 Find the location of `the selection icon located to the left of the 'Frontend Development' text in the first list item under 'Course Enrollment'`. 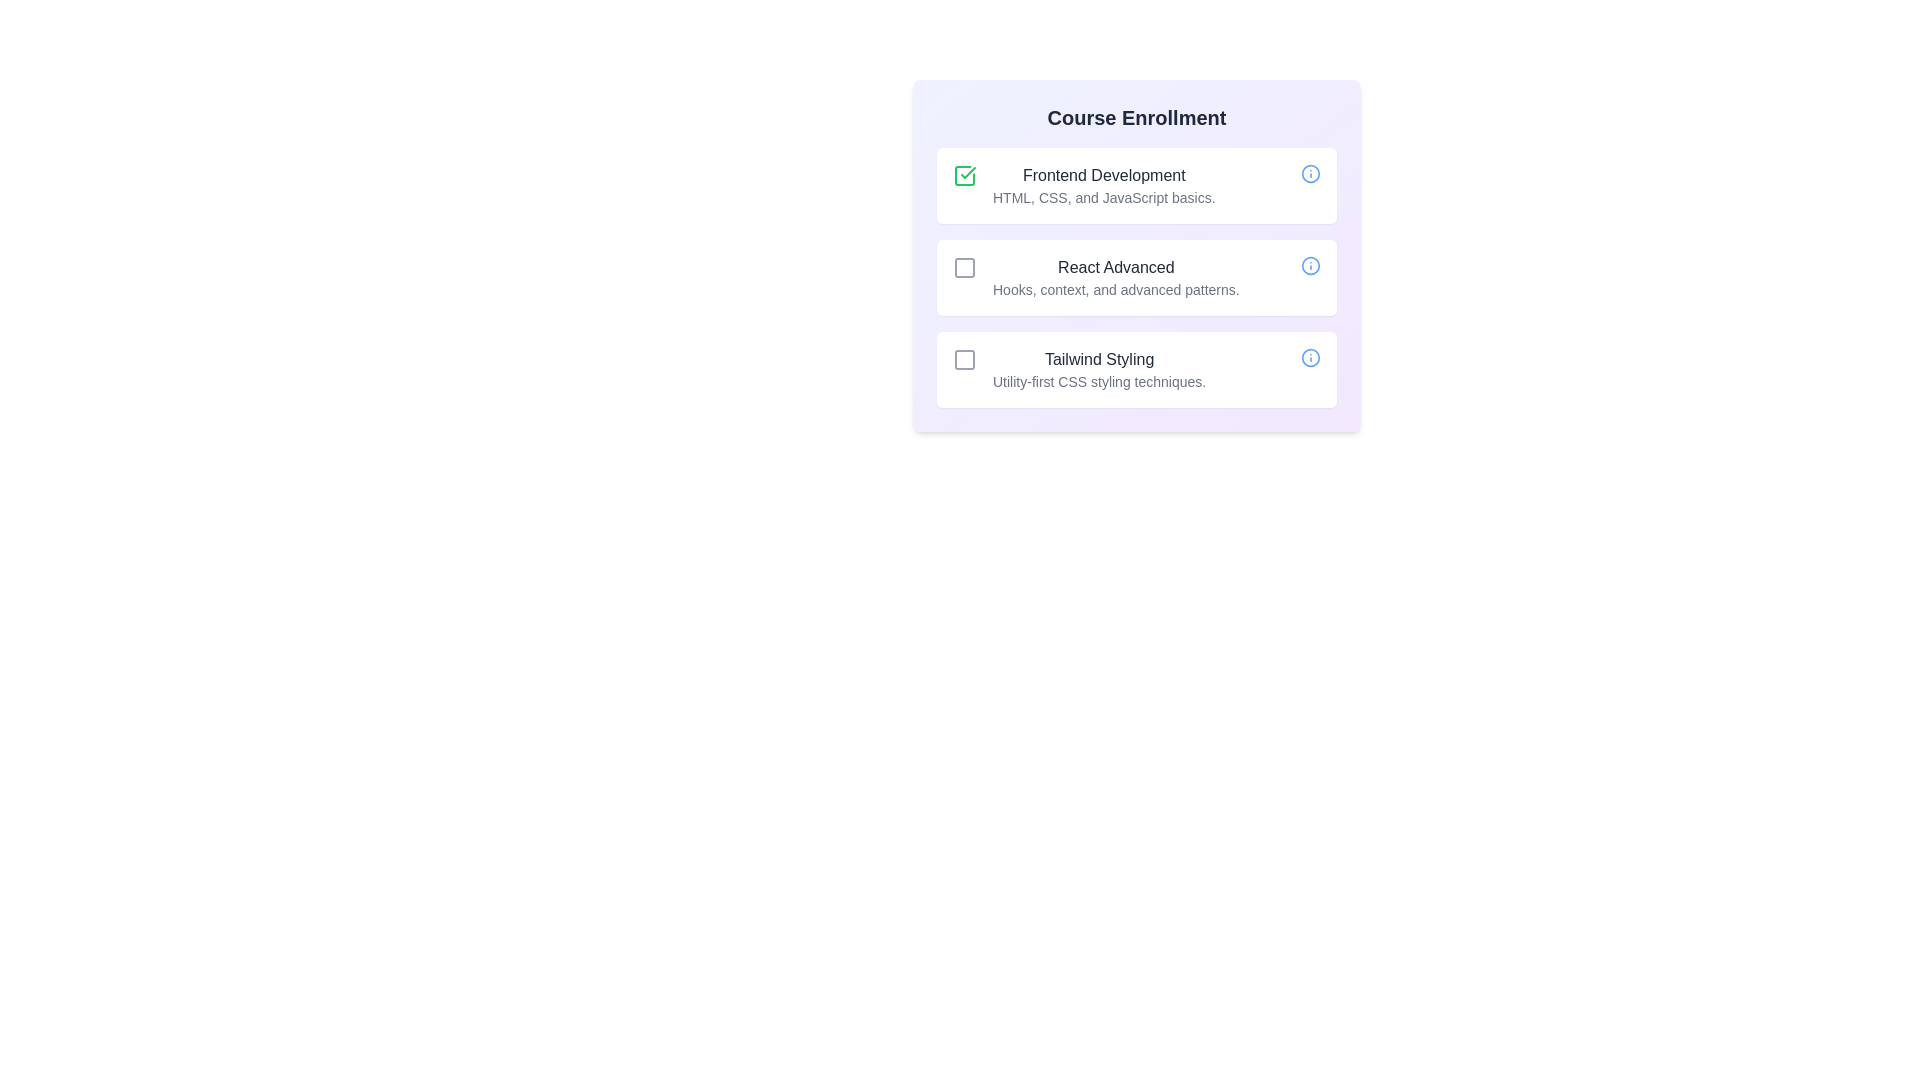

the selection icon located to the left of the 'Frontend Development' text in the first list item under 'Course Enrollment' is located at coordinates (968, 172).